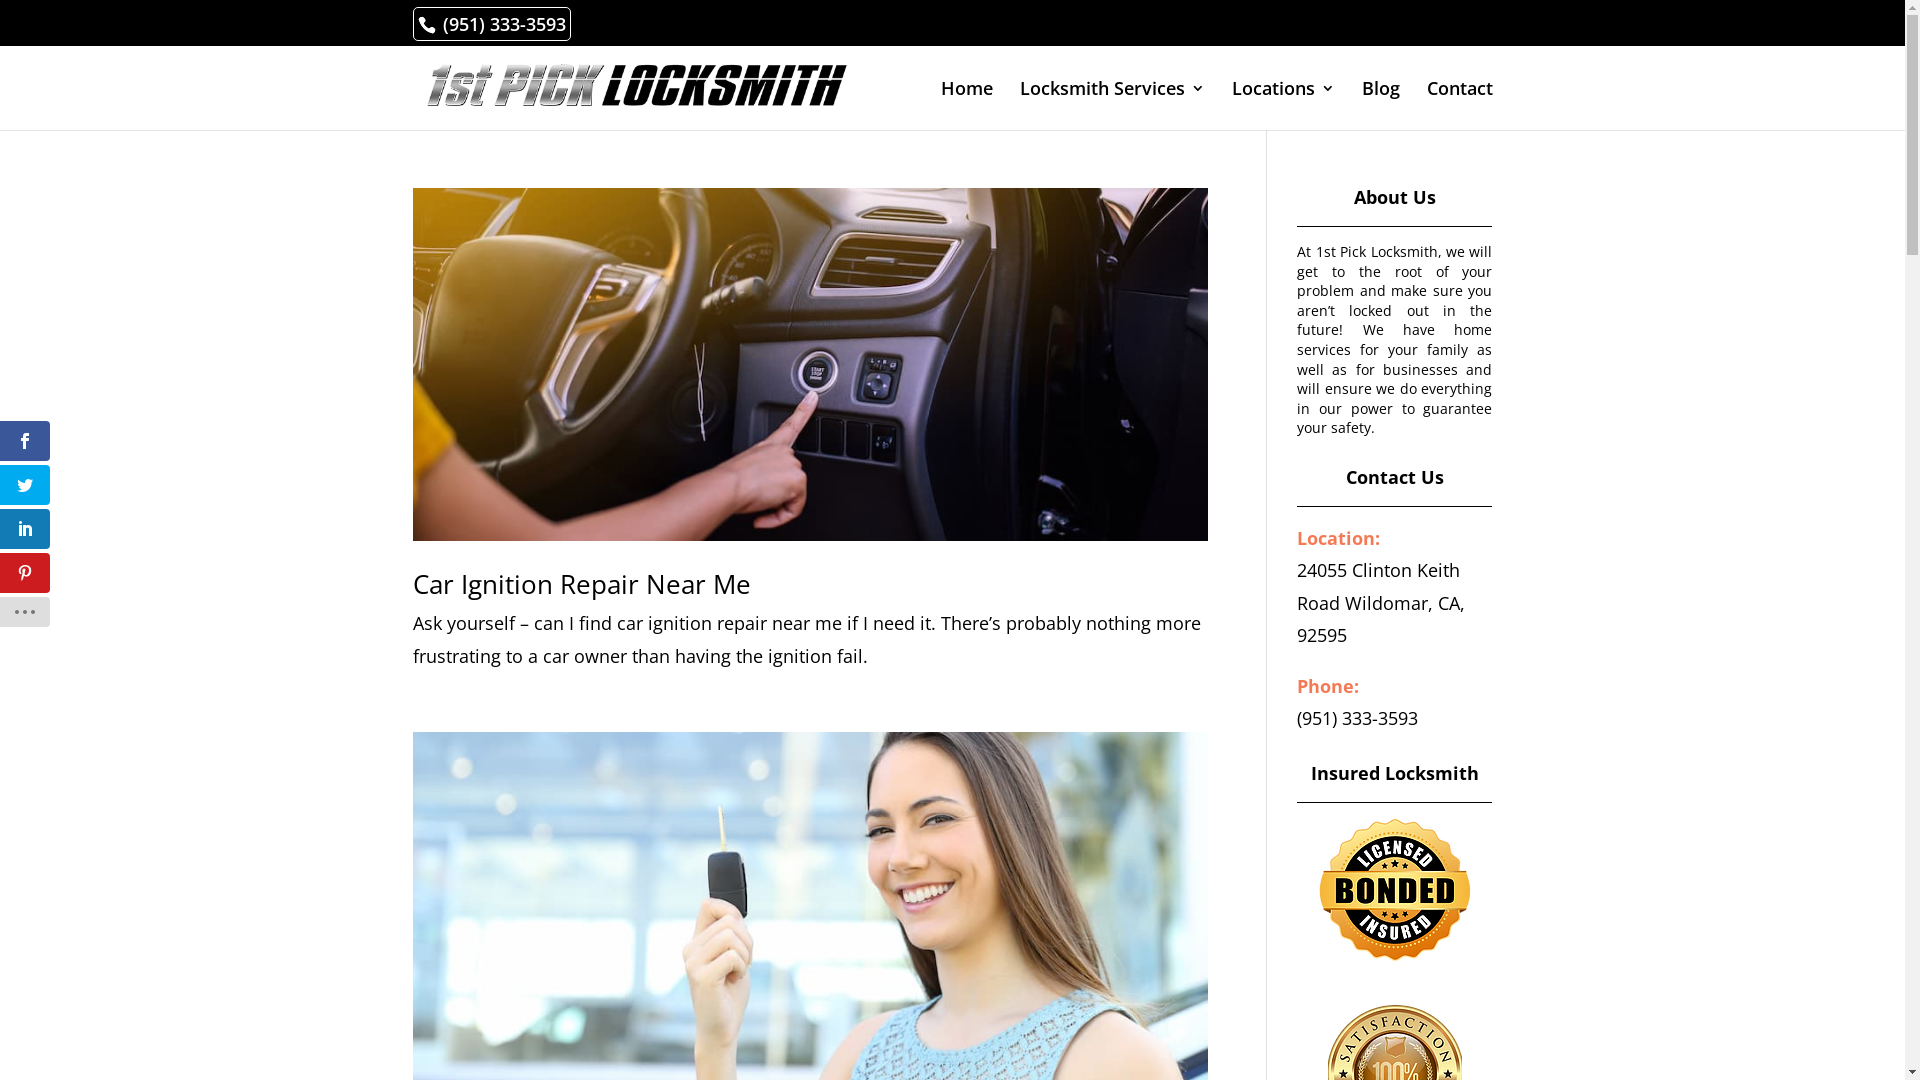 This screenshot has height=1080, width=1920. Describe the element at coordinates (1283, 105) in the screenshot. I see `'Locations'` at that location.